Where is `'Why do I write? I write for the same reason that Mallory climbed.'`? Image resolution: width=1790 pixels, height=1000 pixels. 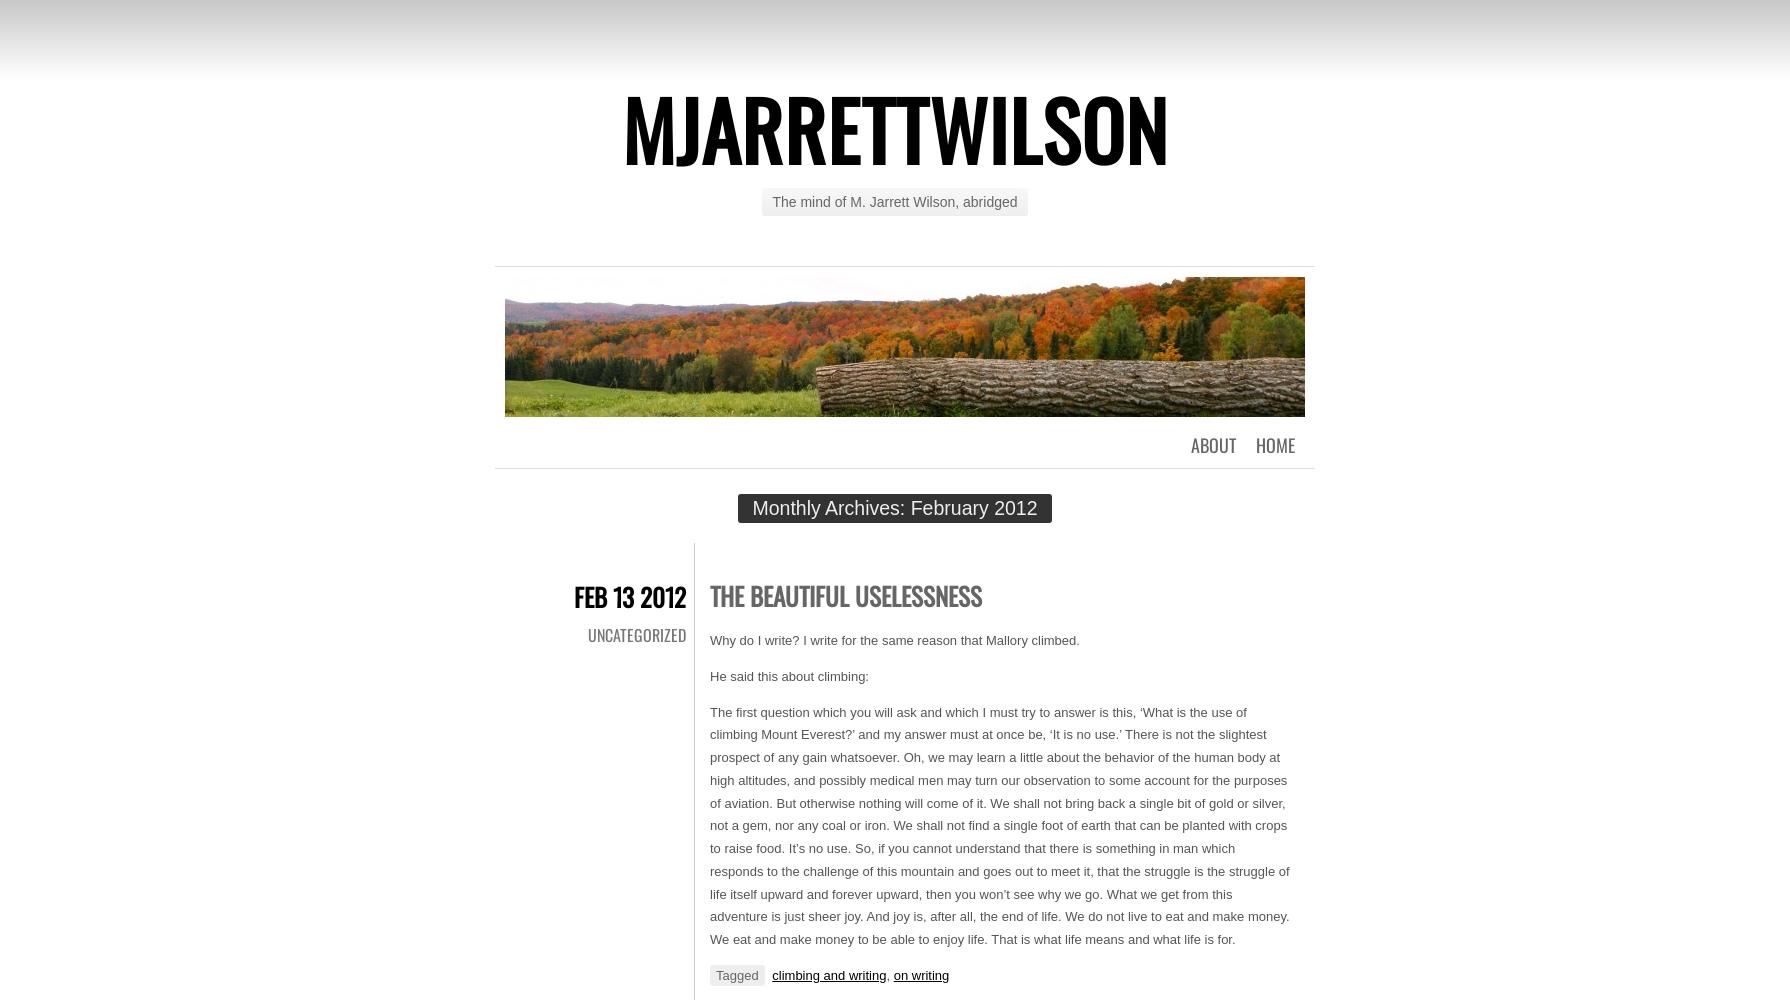 'Why do I write? I write for the same reason that Mallory climbed.' is located at coordinates (893, 640).